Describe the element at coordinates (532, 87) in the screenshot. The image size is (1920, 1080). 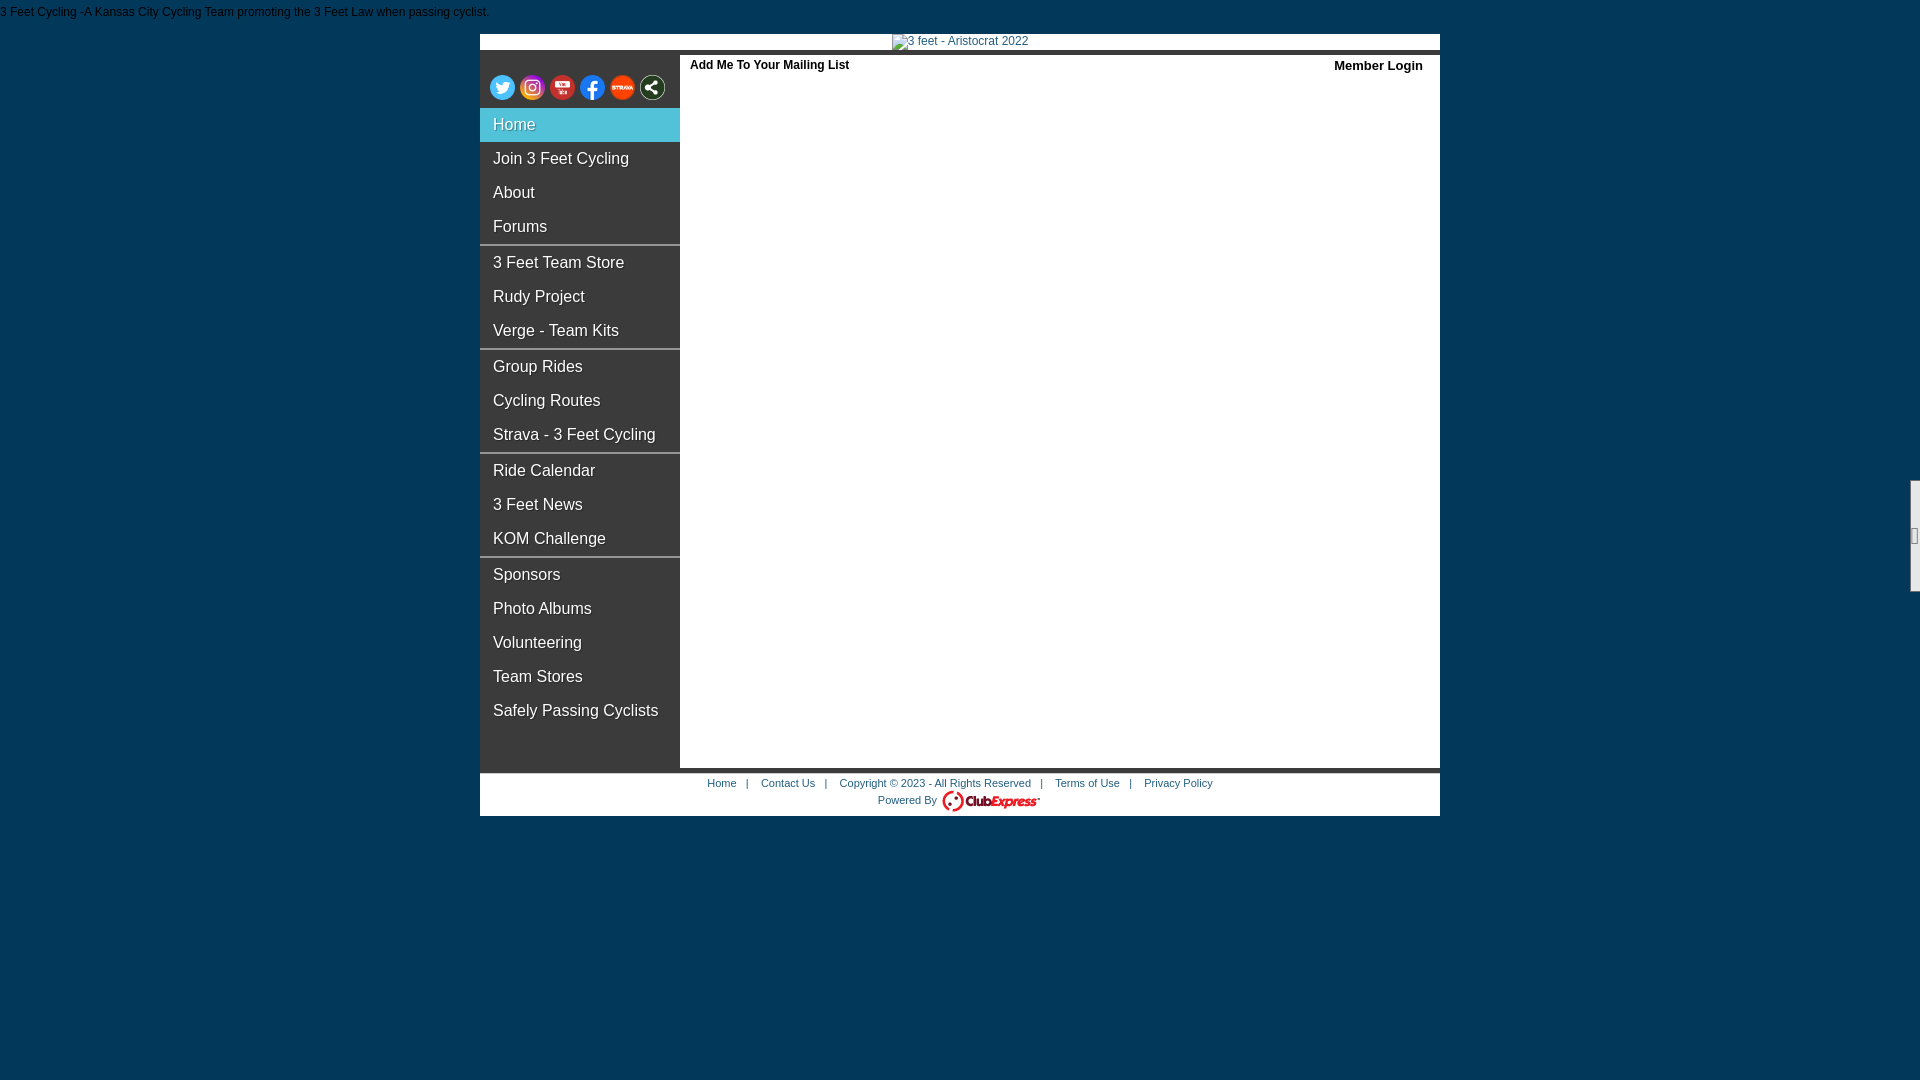
I see `'Visit us on Instagram'` at that location.